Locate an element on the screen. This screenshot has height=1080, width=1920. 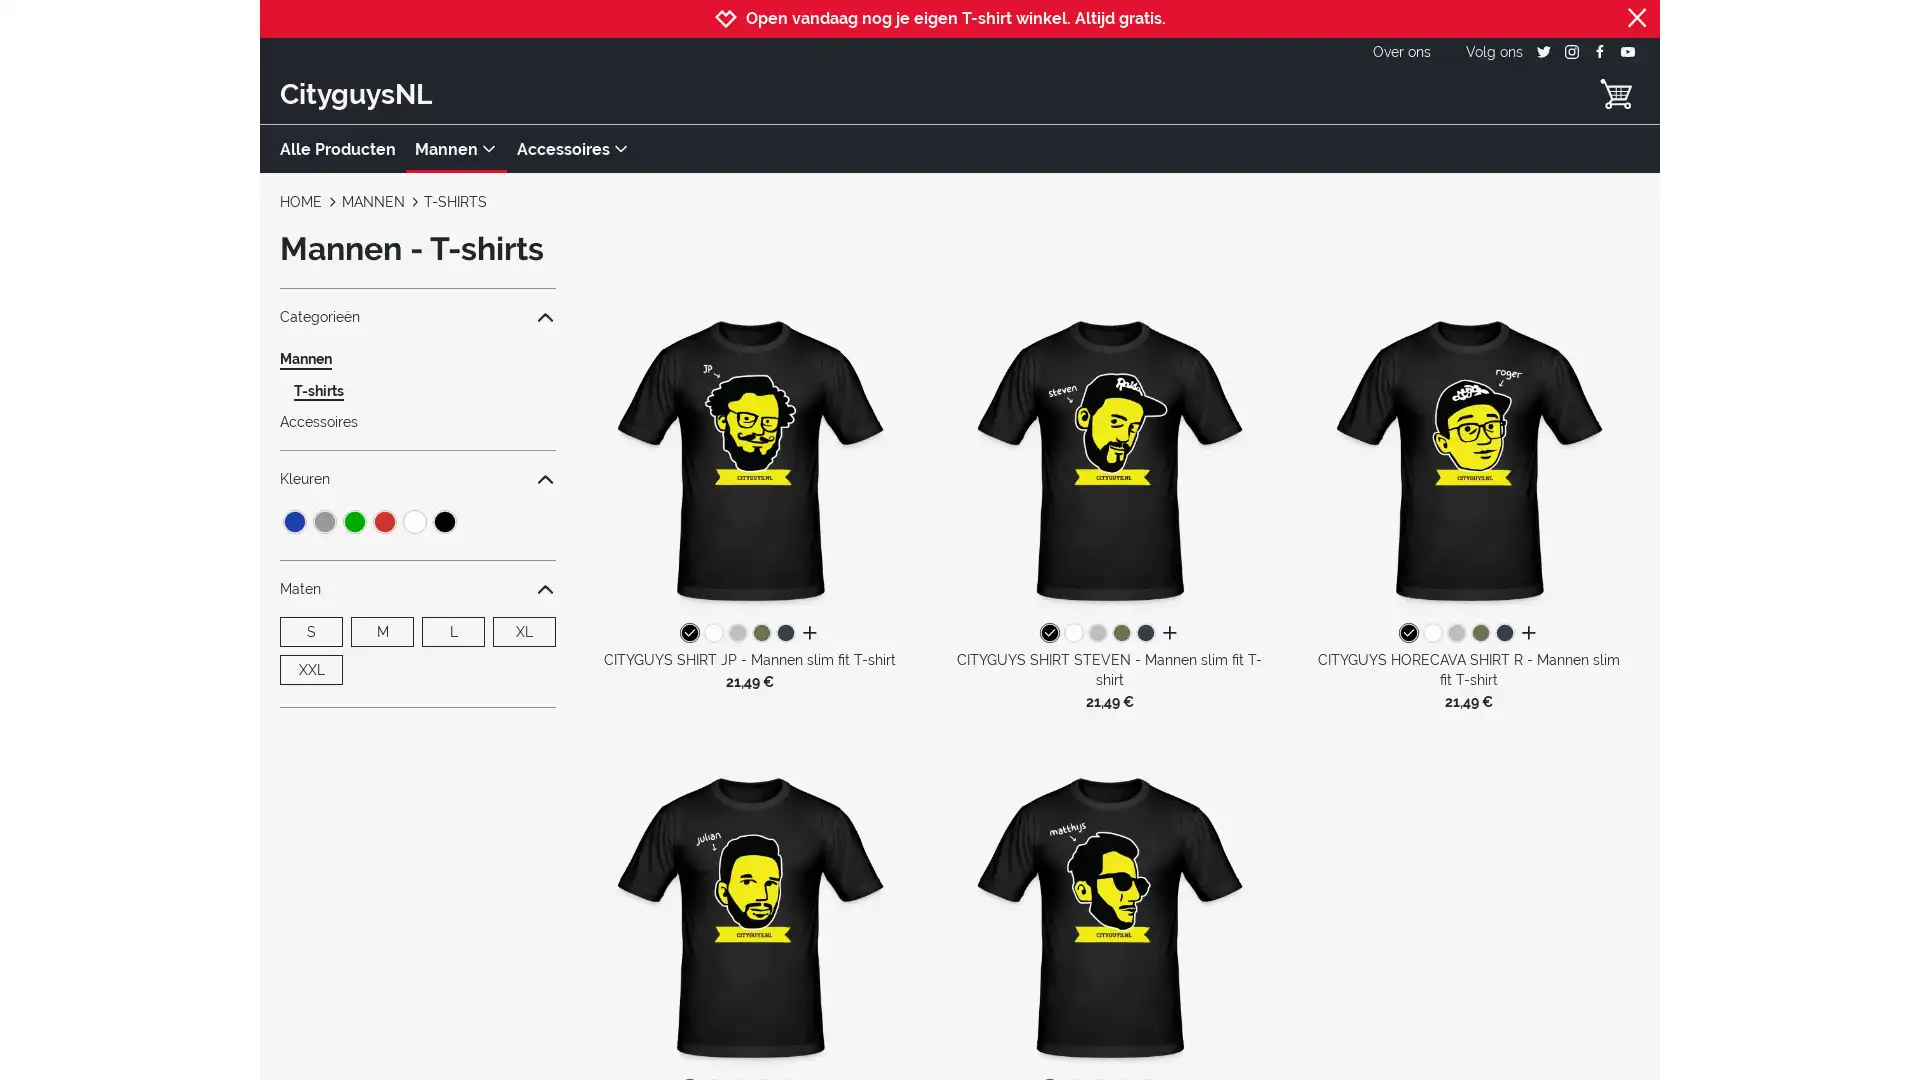
navy is located at coordinates (1145, 633).